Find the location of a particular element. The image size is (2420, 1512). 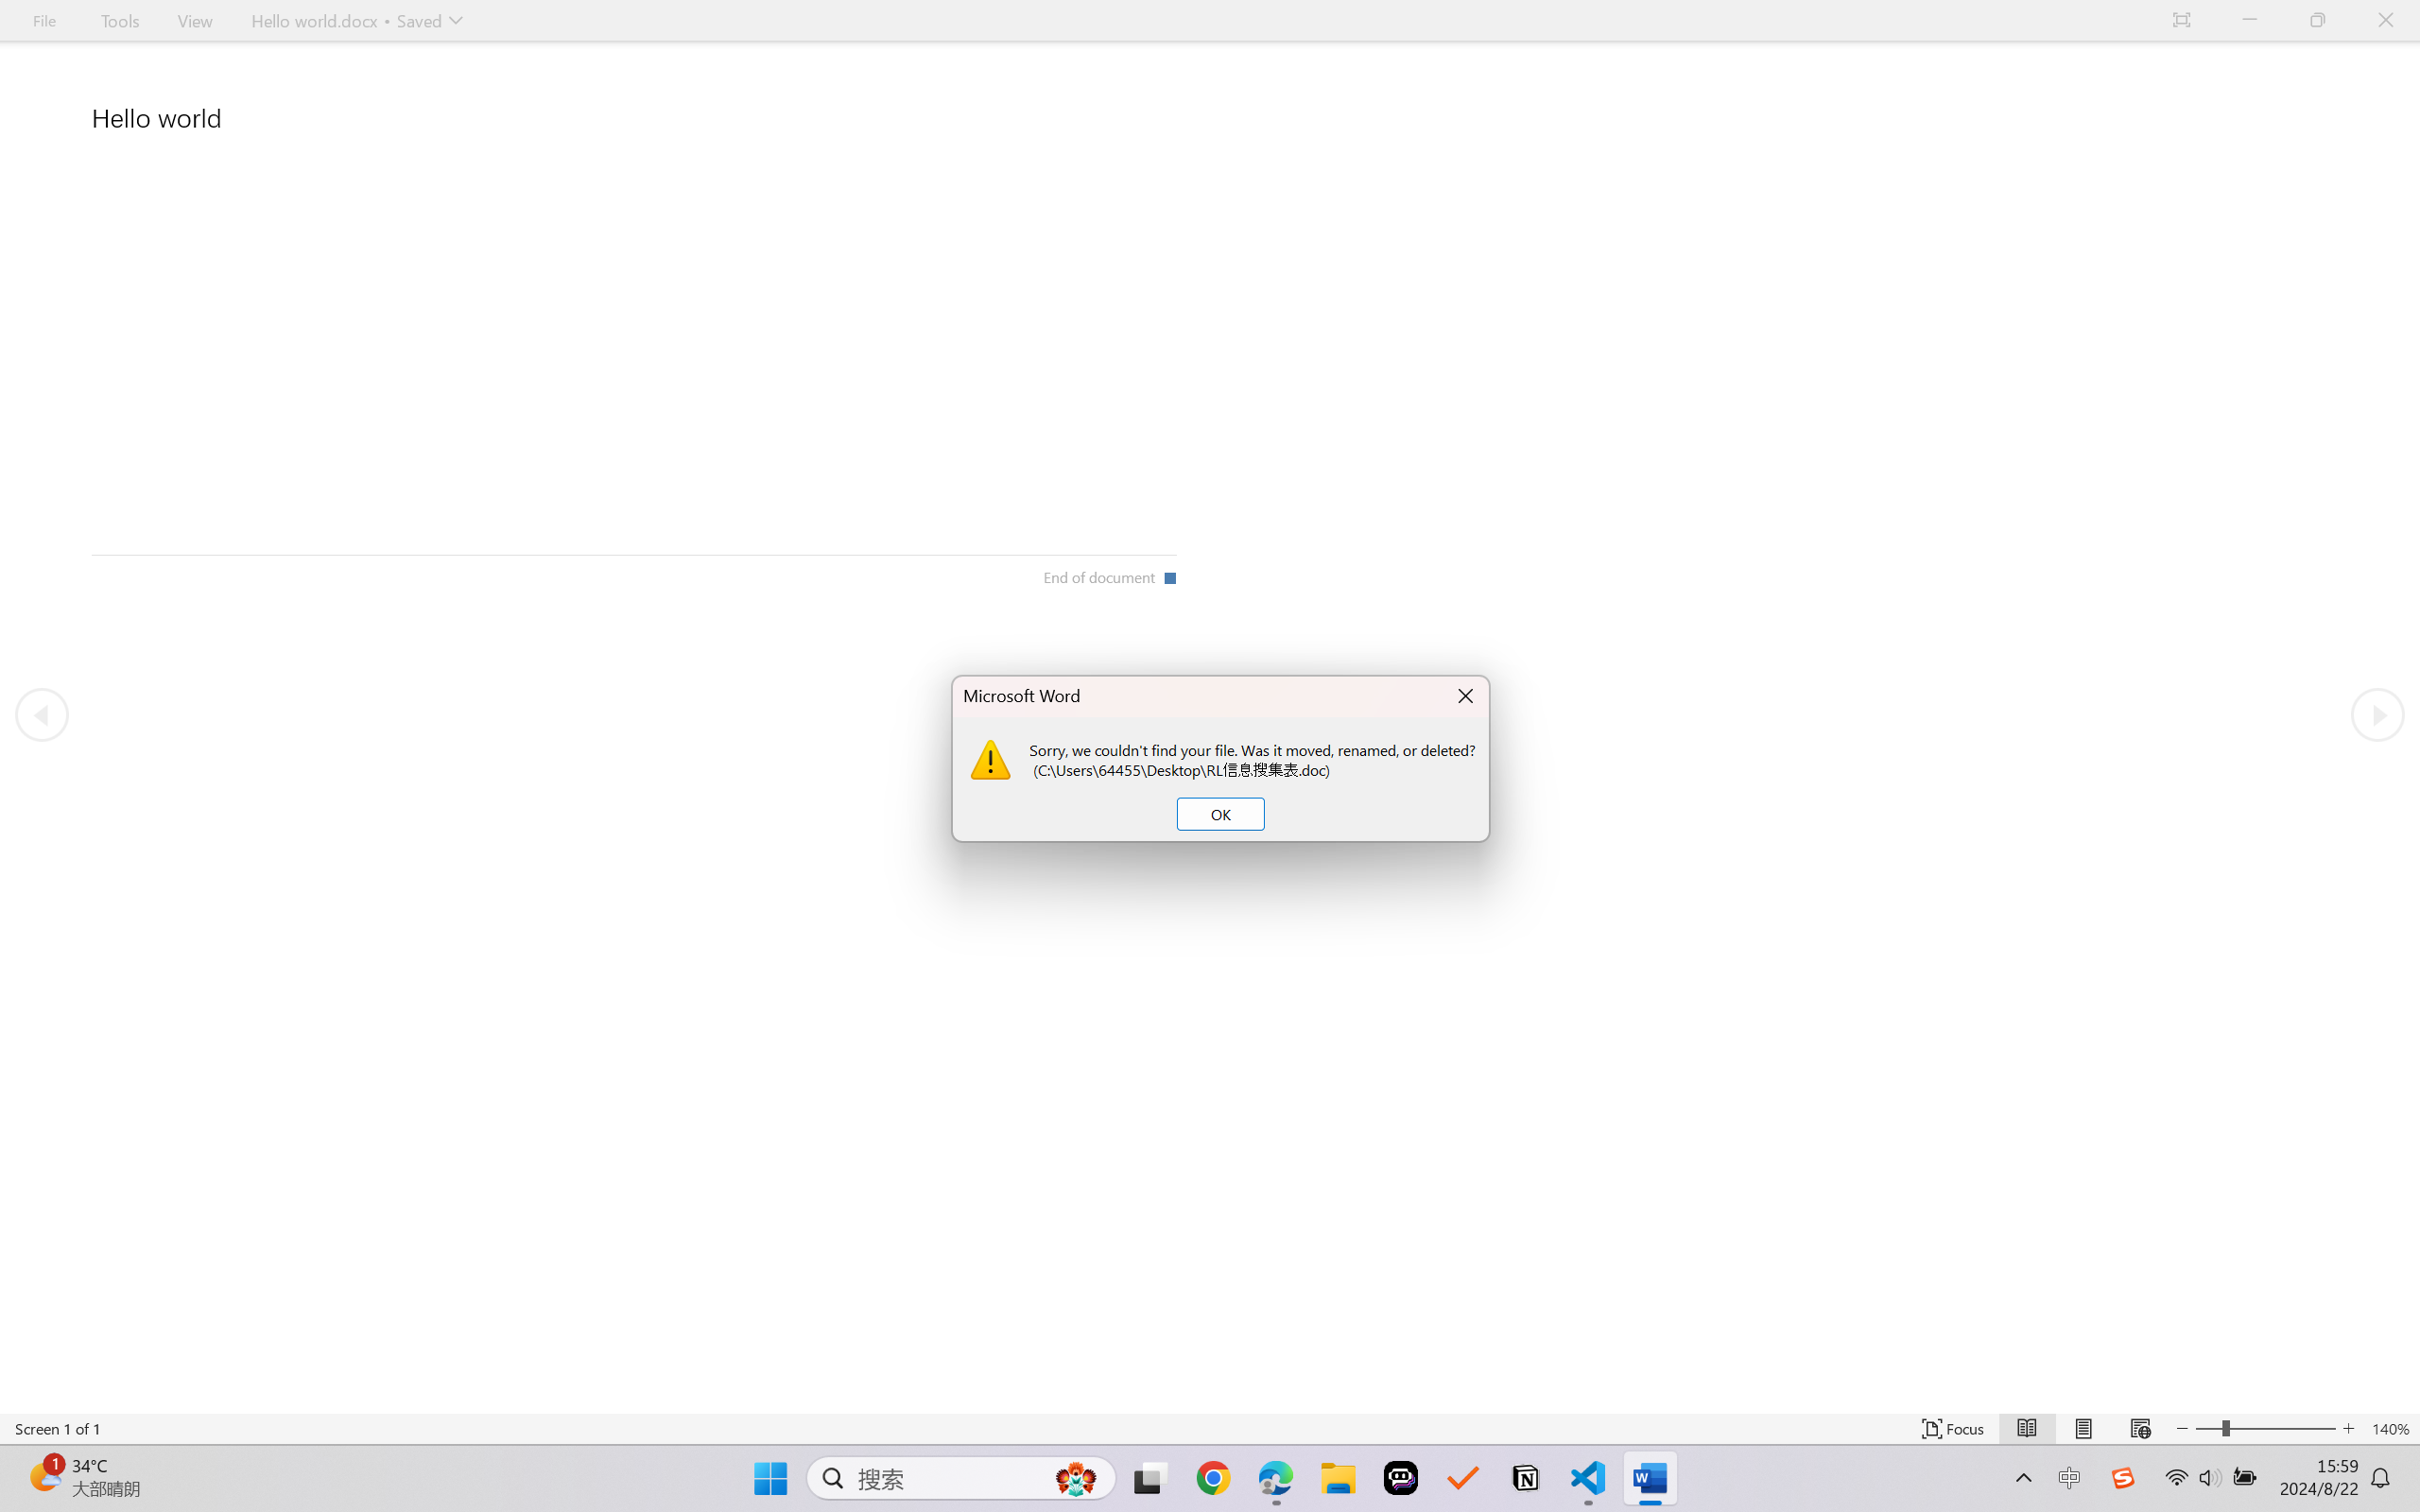

'Read Mode' is located at coordinates (2027, 1428).